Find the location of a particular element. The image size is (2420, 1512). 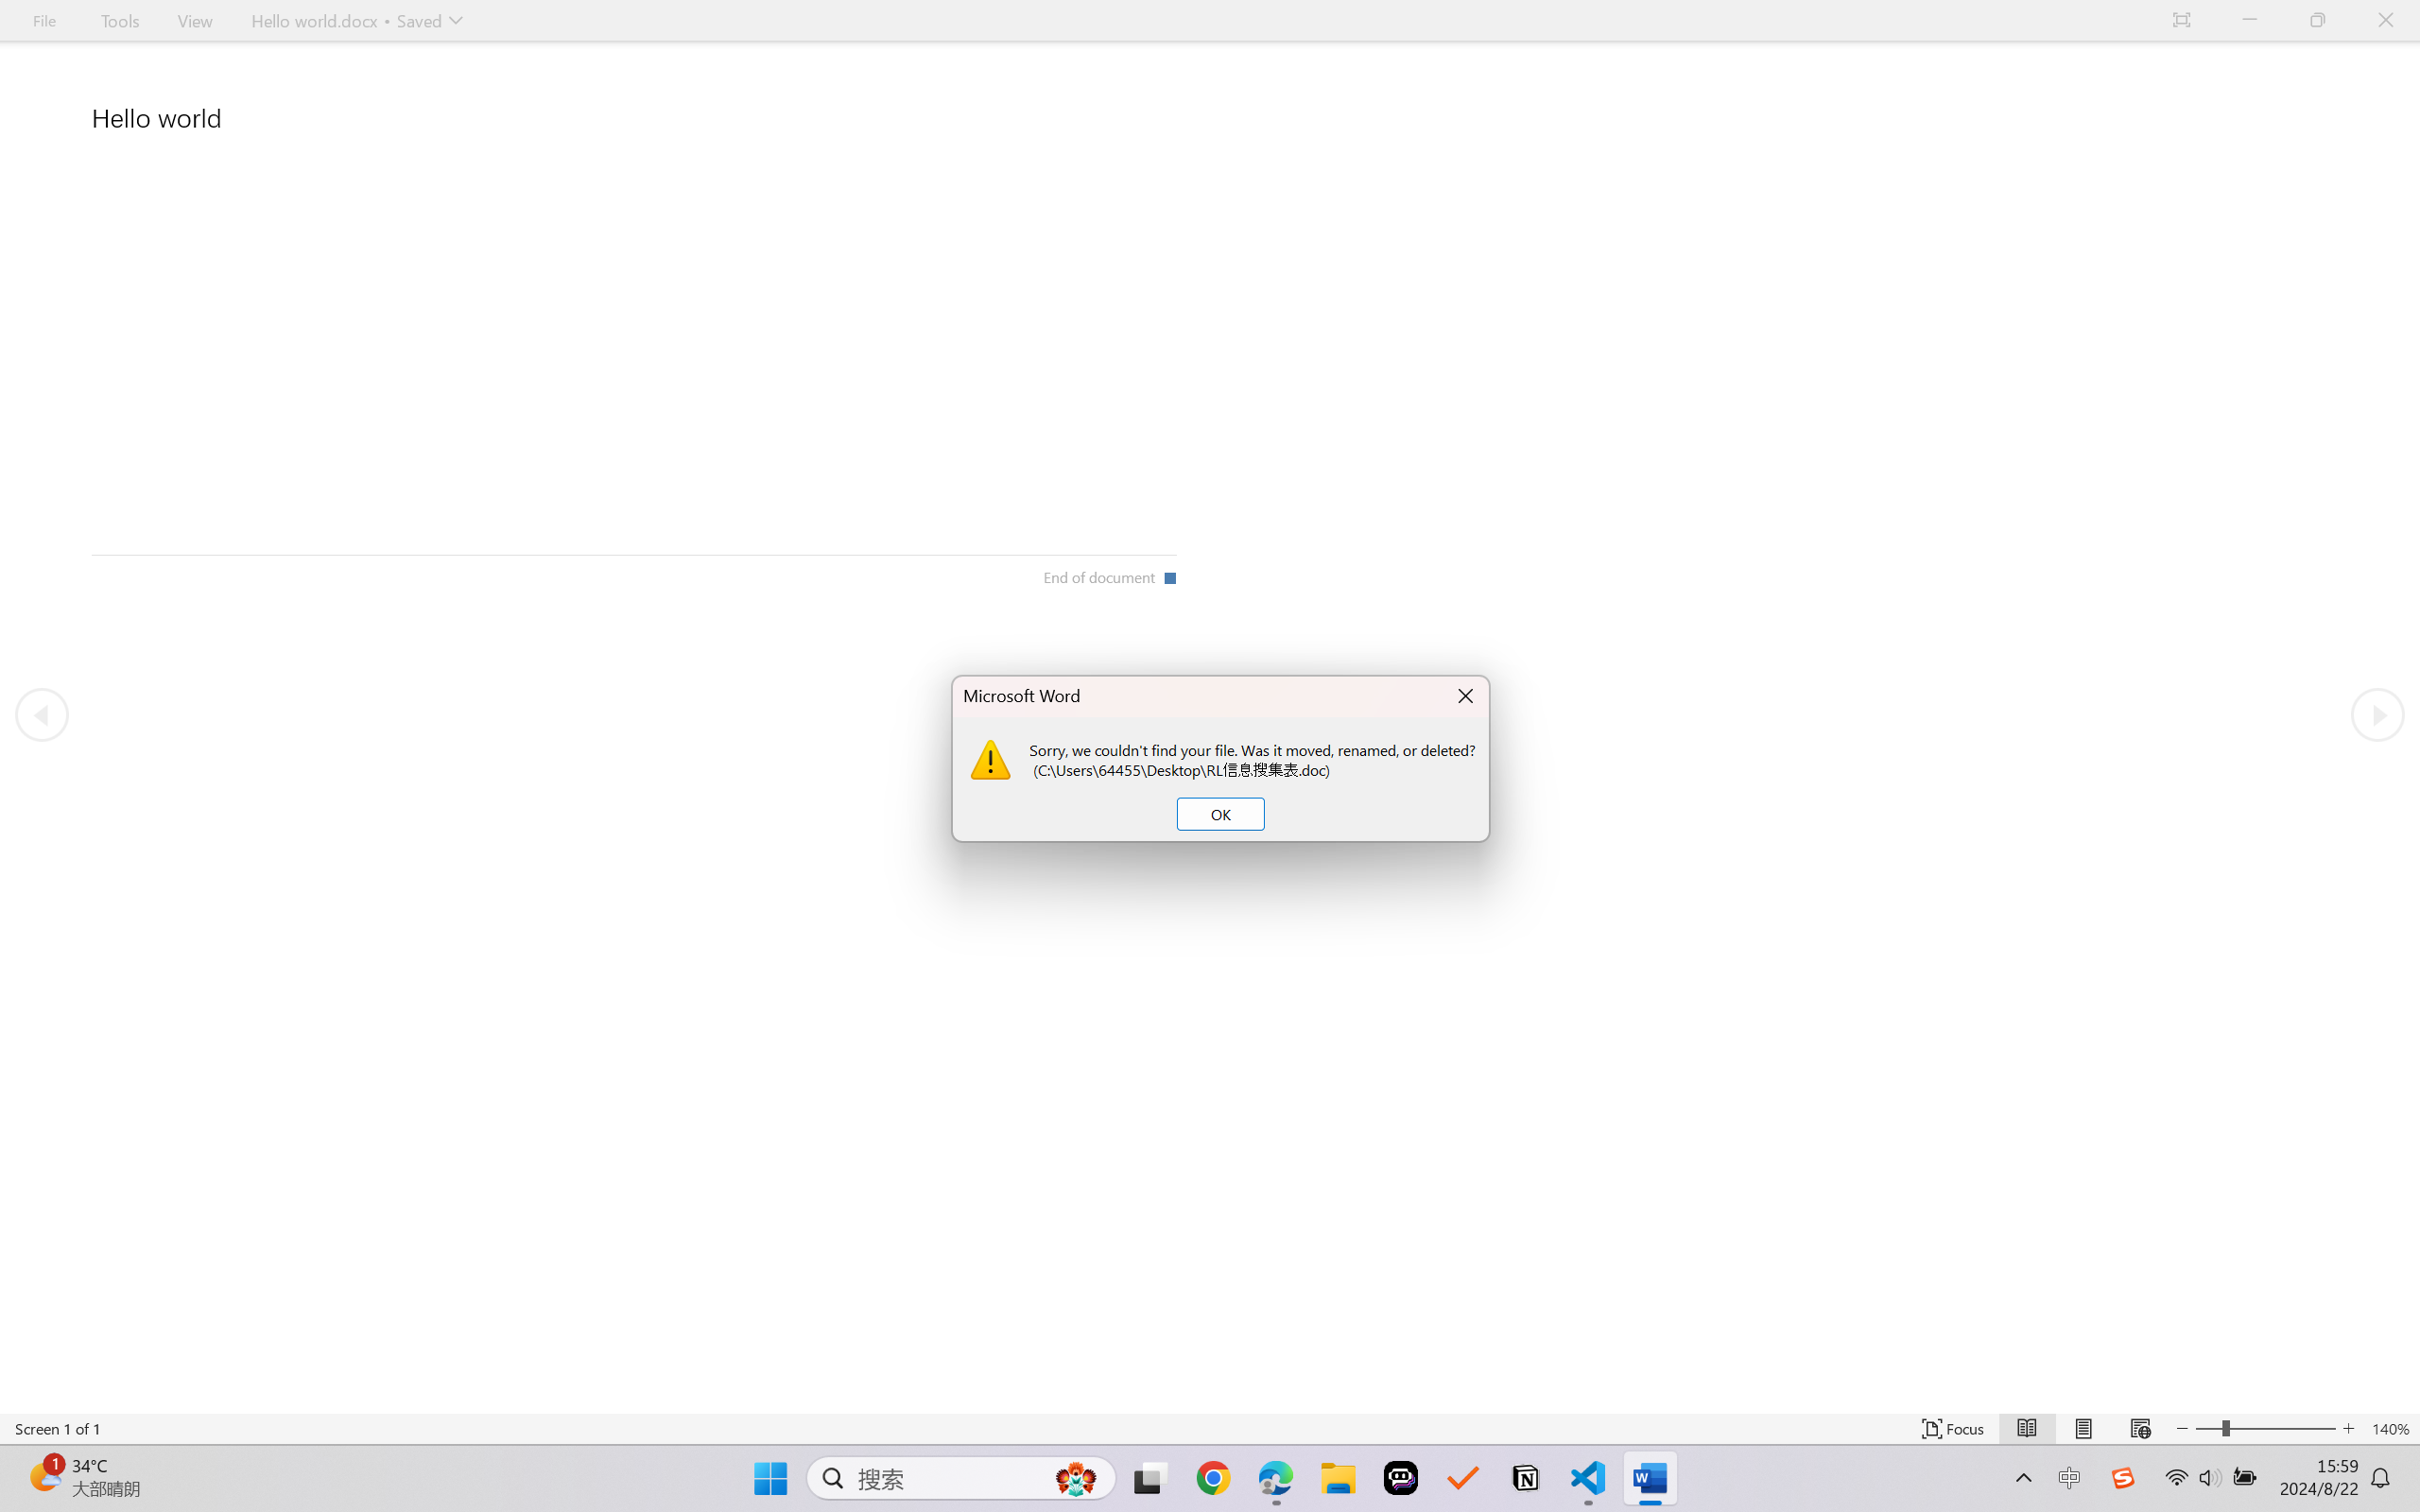

'Read Mode' is located at coordinates (2027, 1428).